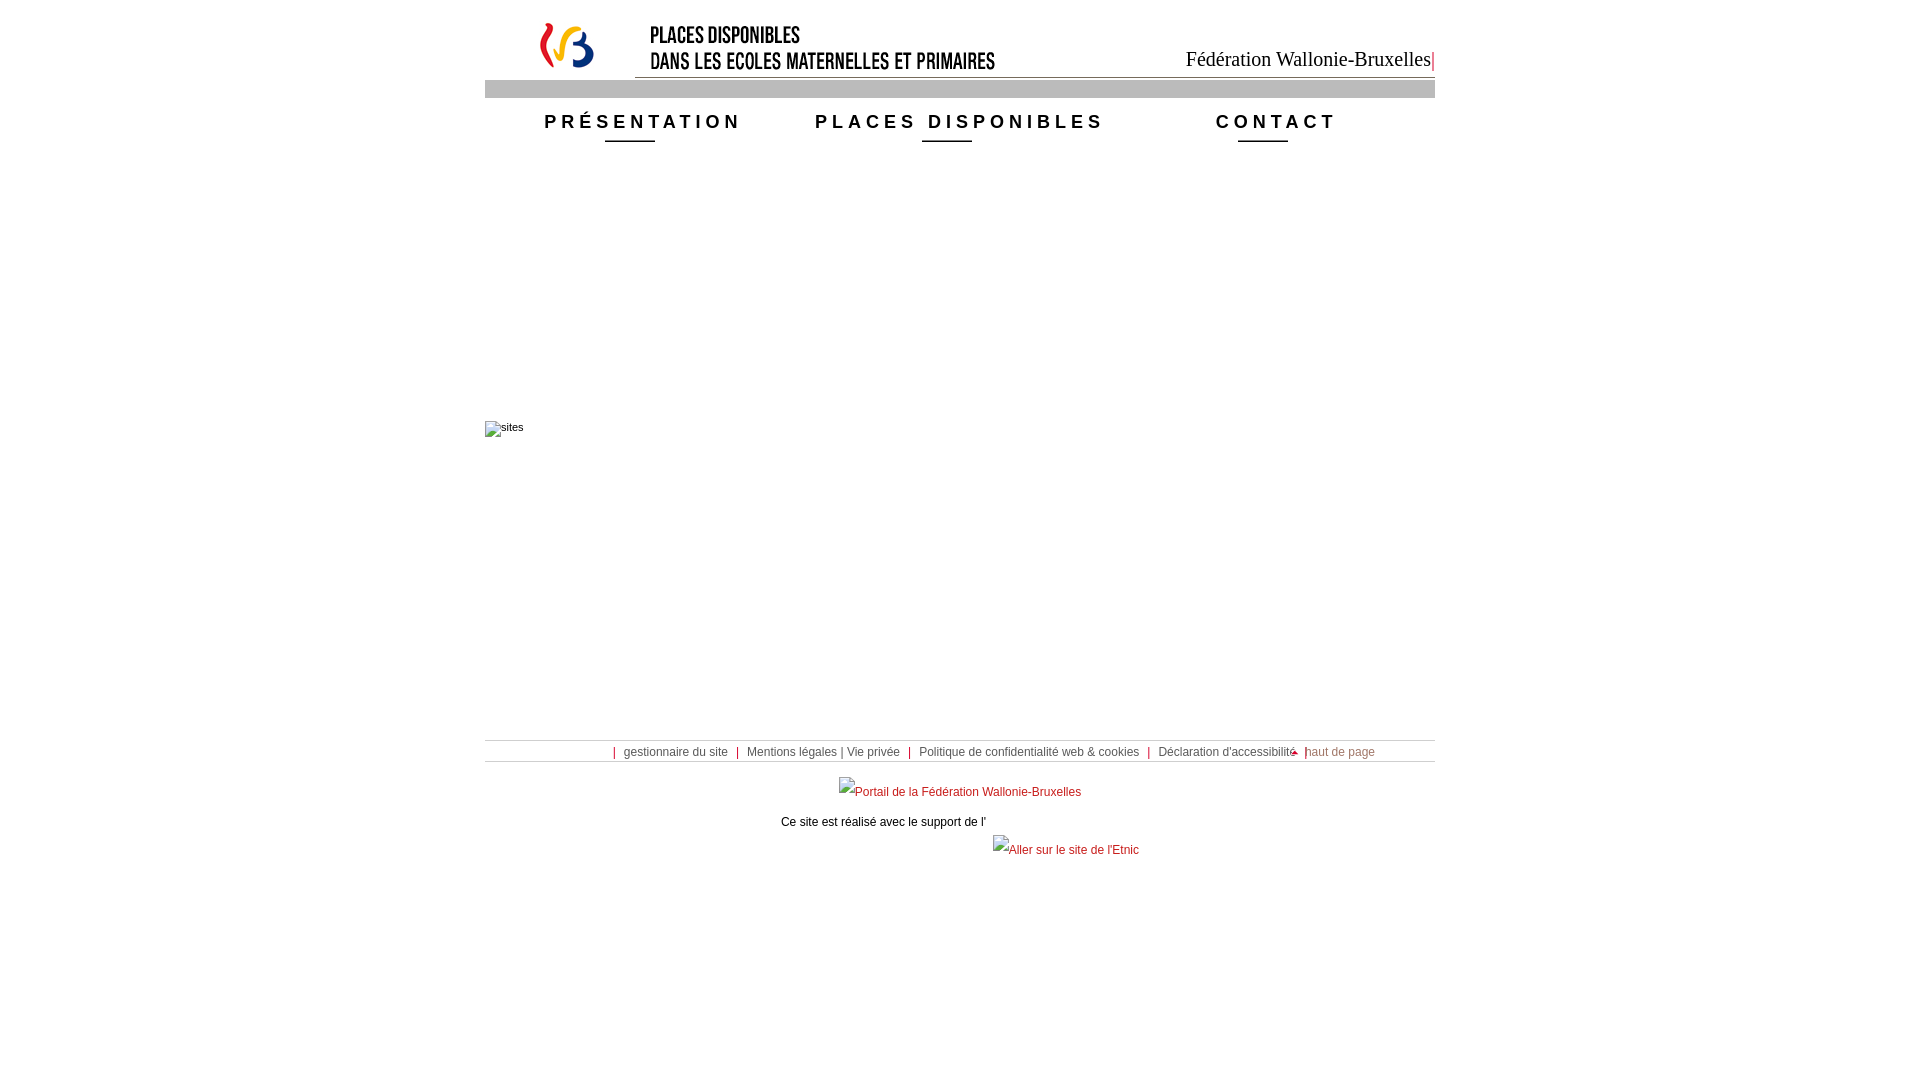  I want to click on 'CONTACT', so click(1275, 126).